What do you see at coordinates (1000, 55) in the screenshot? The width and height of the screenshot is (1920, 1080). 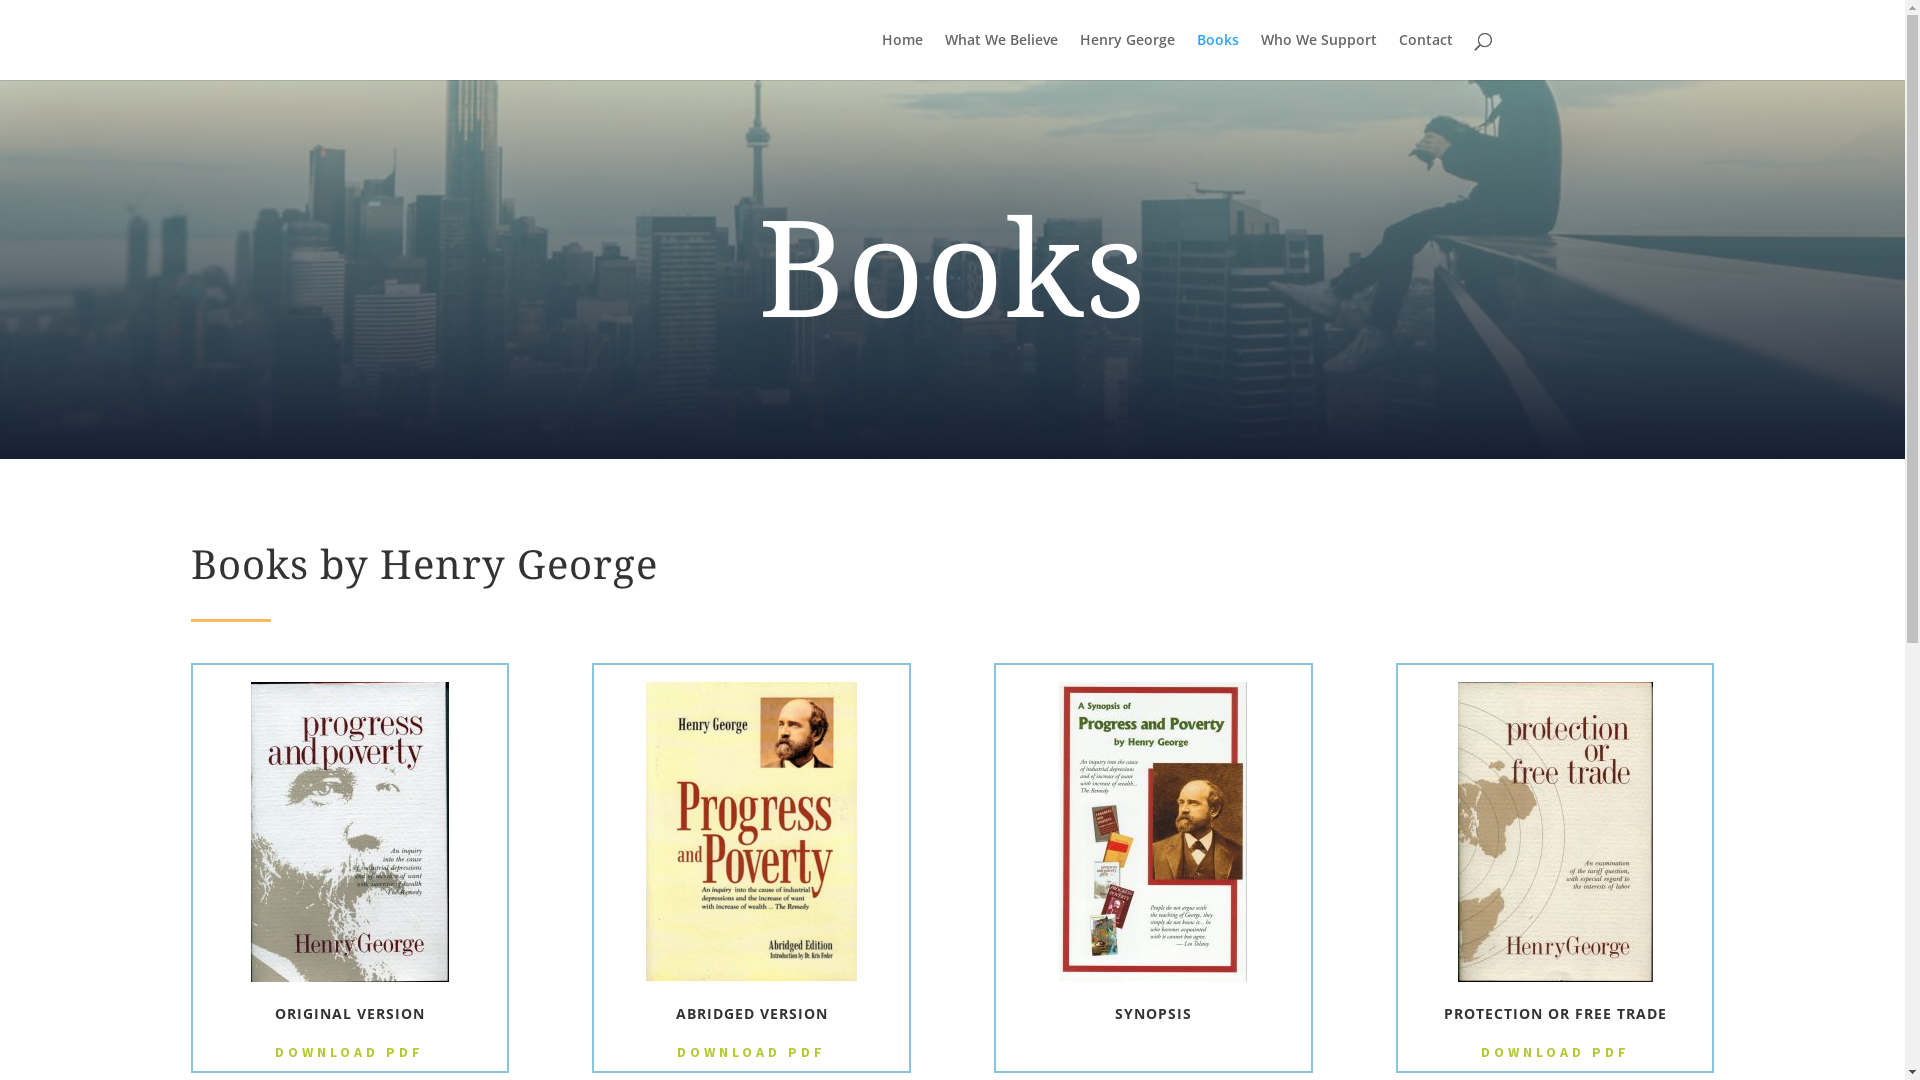 I see `'What We Believe'` at bounding box center [1000, 55].